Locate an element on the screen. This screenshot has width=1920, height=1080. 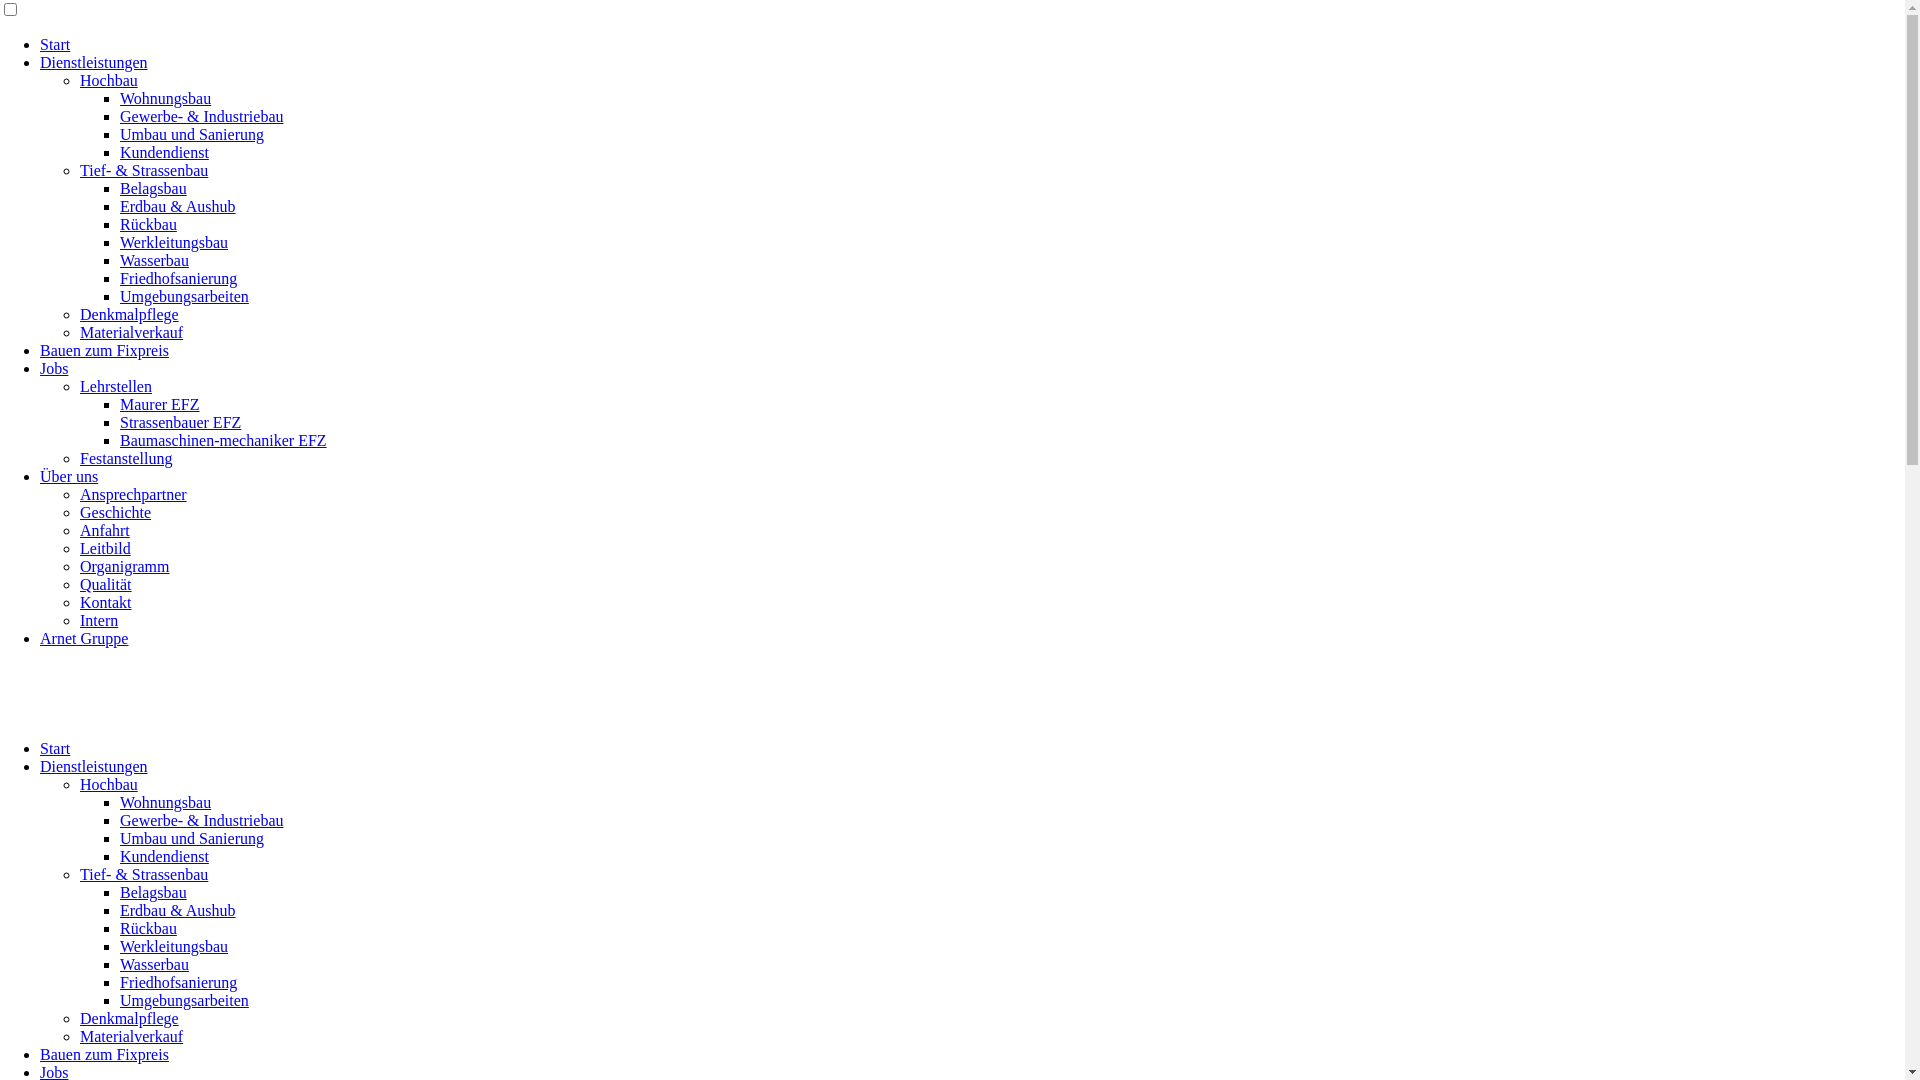
'Geschichte' is located at coordinates (114, 511).